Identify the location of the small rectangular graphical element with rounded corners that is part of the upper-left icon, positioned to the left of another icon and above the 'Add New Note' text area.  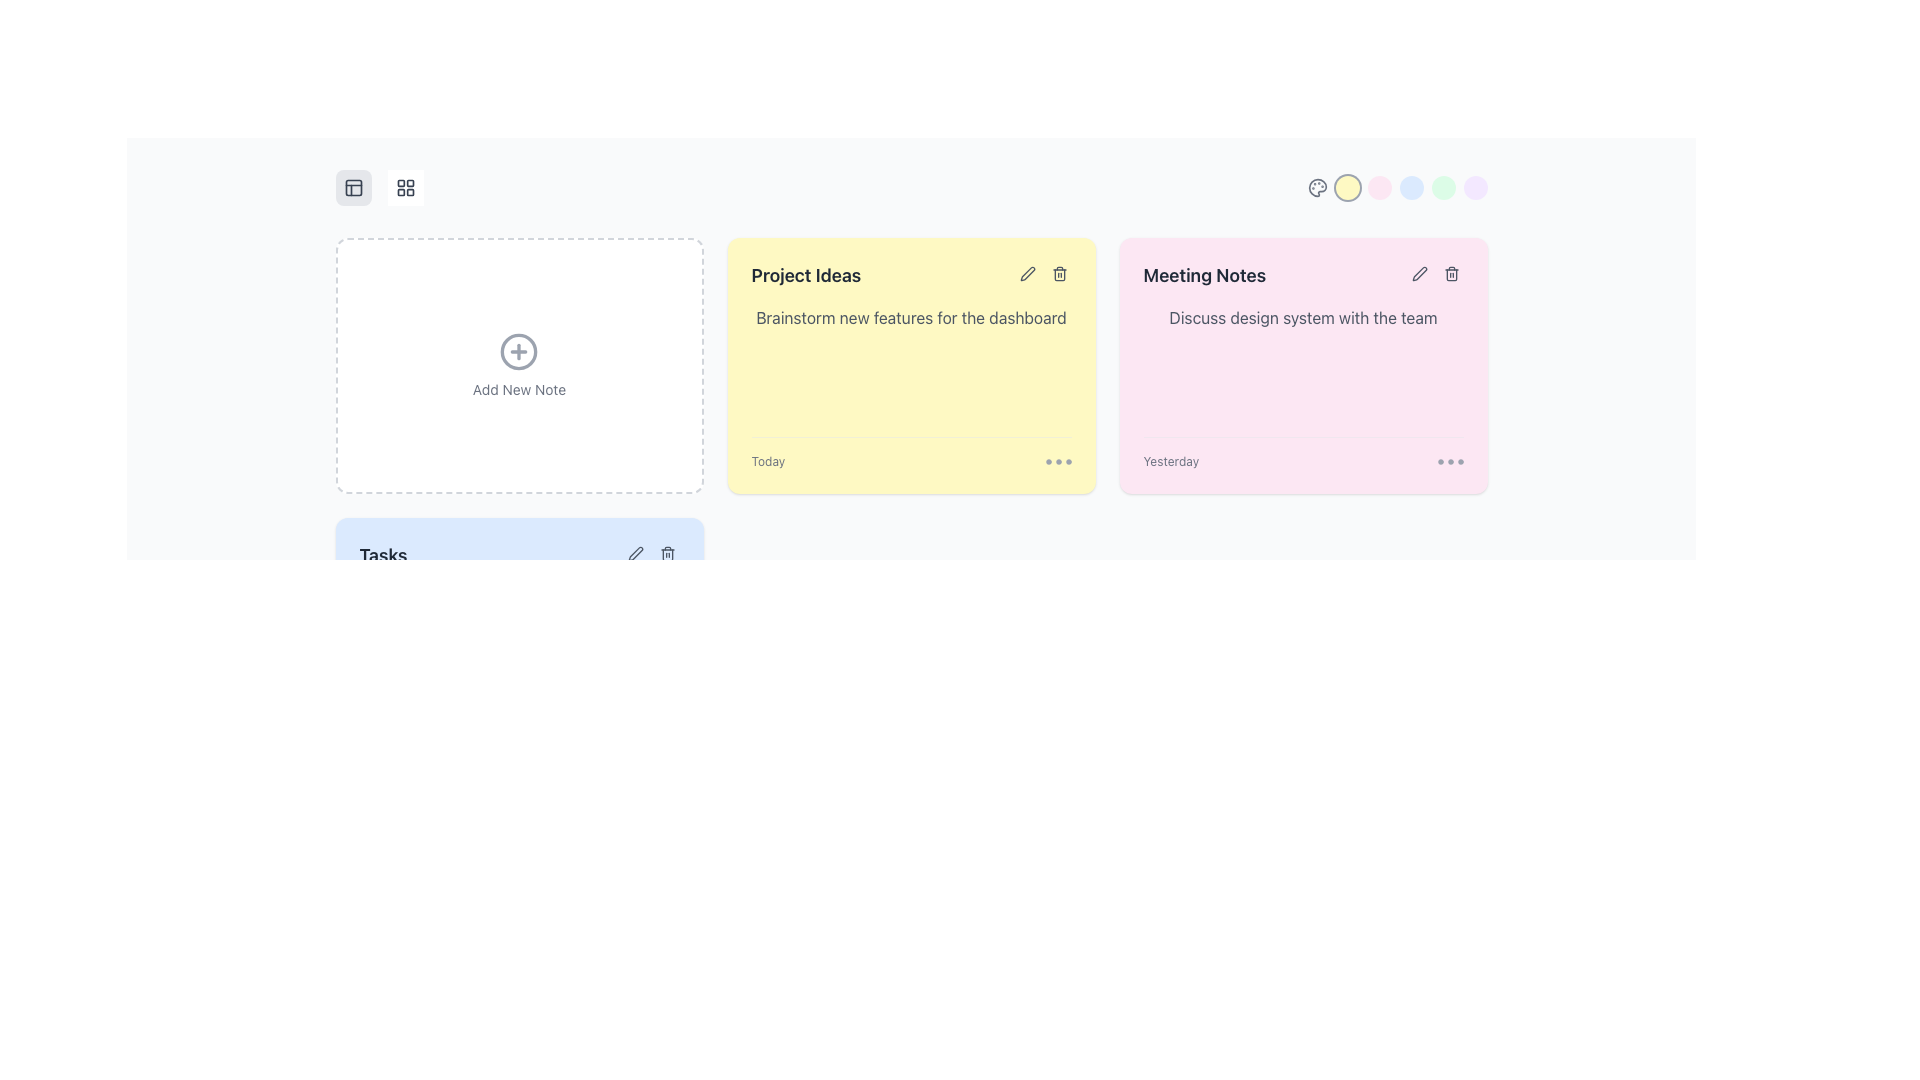
(353, 188).